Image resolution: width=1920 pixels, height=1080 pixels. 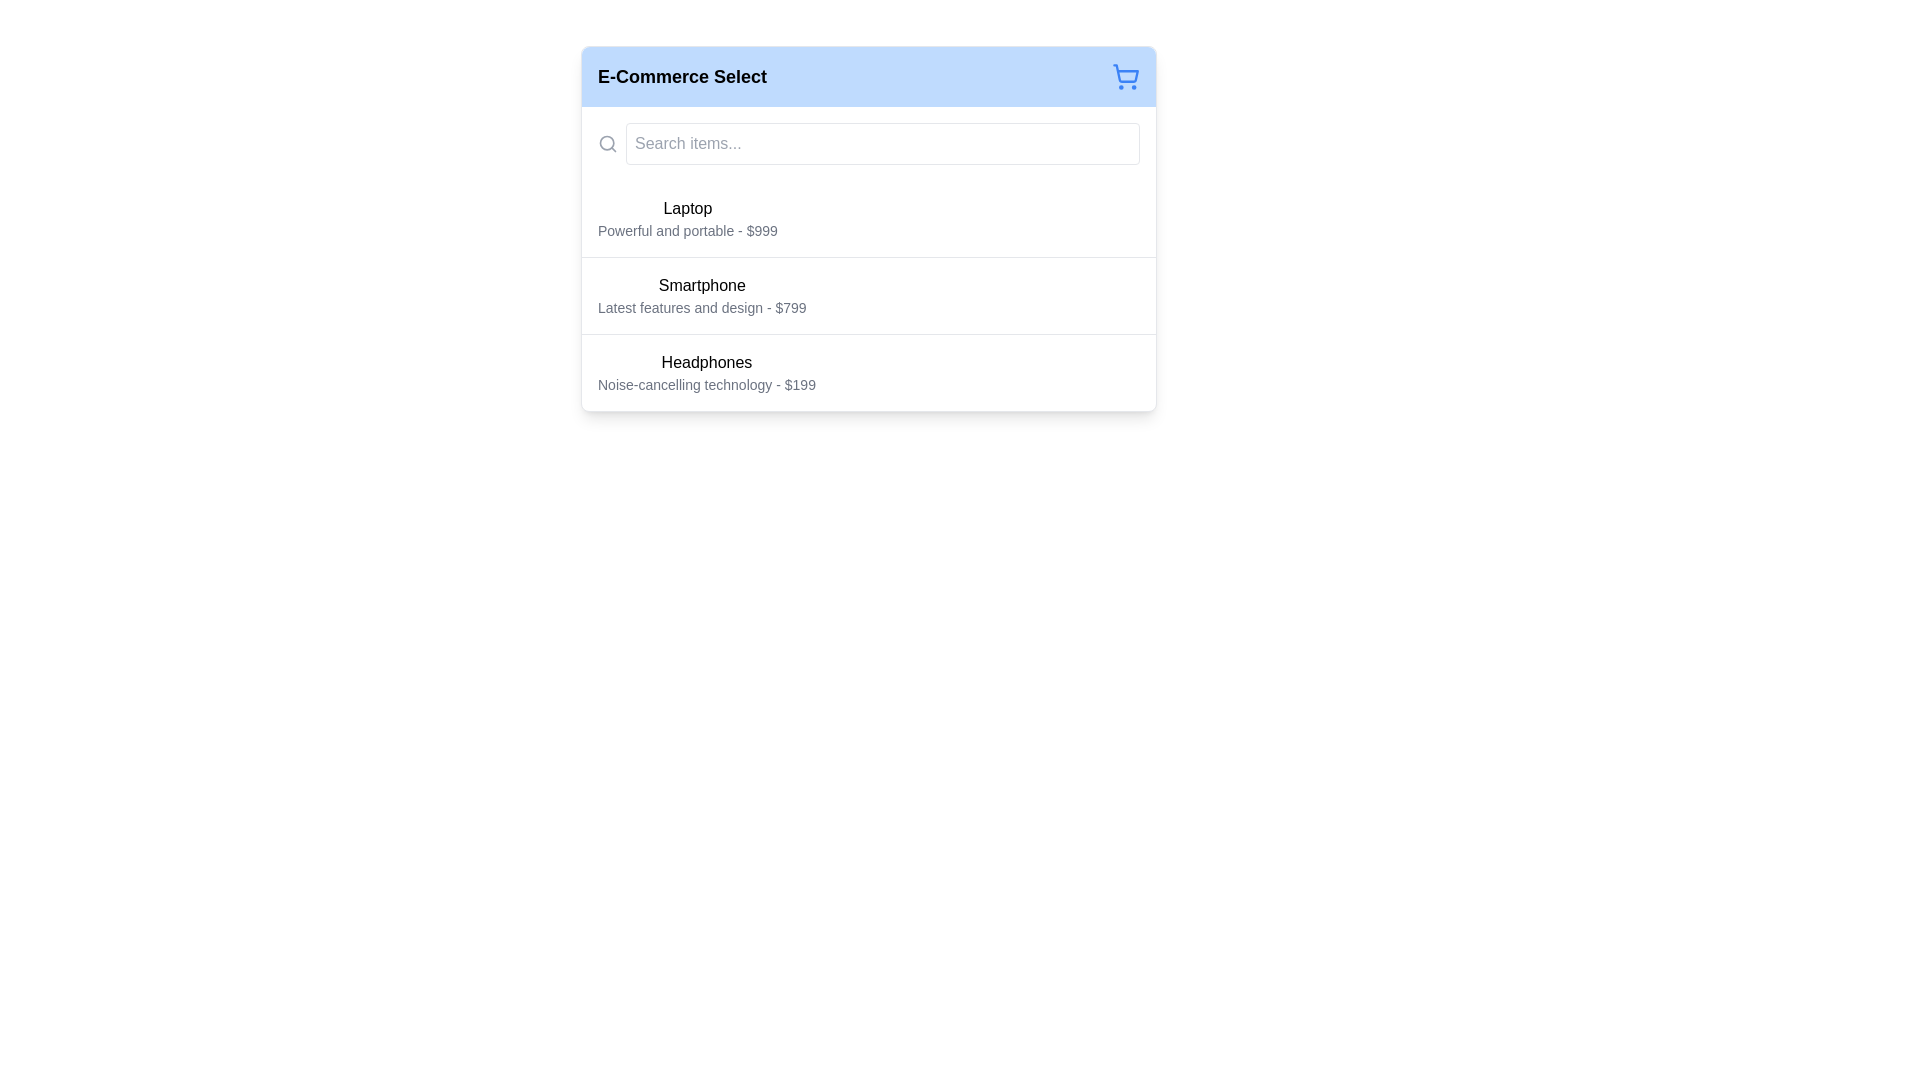 What do you see at coordinates (706, 373) in the screenshot?
I see `the text label displaying 'Headphones' with the price of '$199', which is the third item in the E-Commerce Select list` at bounding box center [706, 373].